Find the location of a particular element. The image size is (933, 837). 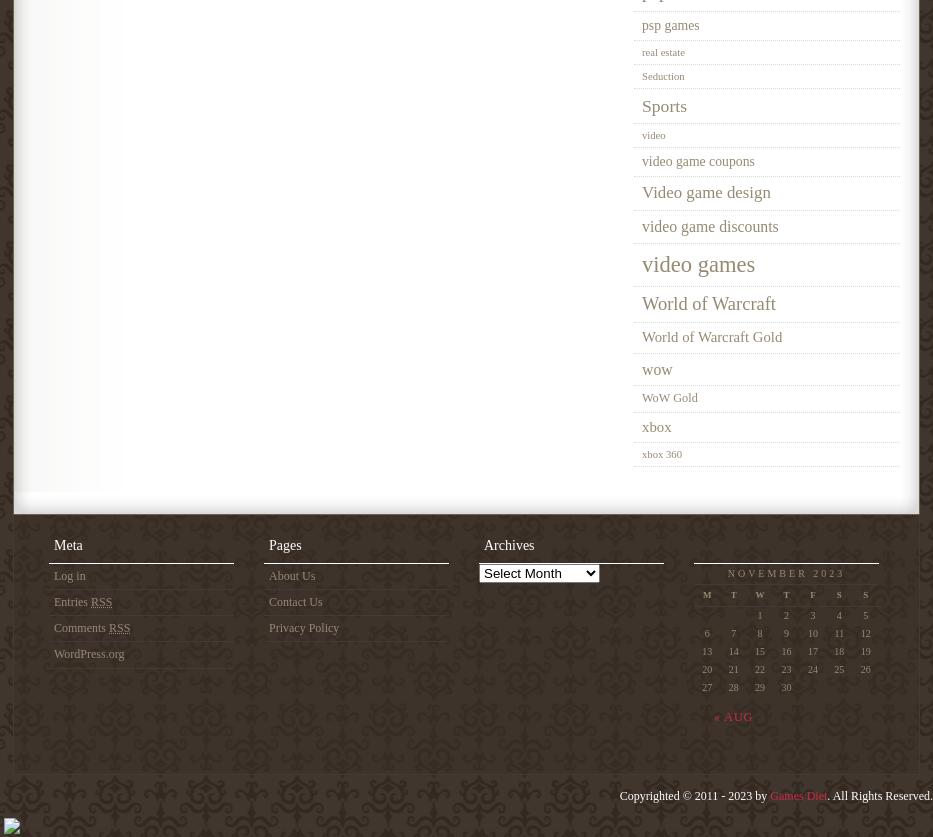

'World of Warcraft Gold' is located at coordinates (640, 336).